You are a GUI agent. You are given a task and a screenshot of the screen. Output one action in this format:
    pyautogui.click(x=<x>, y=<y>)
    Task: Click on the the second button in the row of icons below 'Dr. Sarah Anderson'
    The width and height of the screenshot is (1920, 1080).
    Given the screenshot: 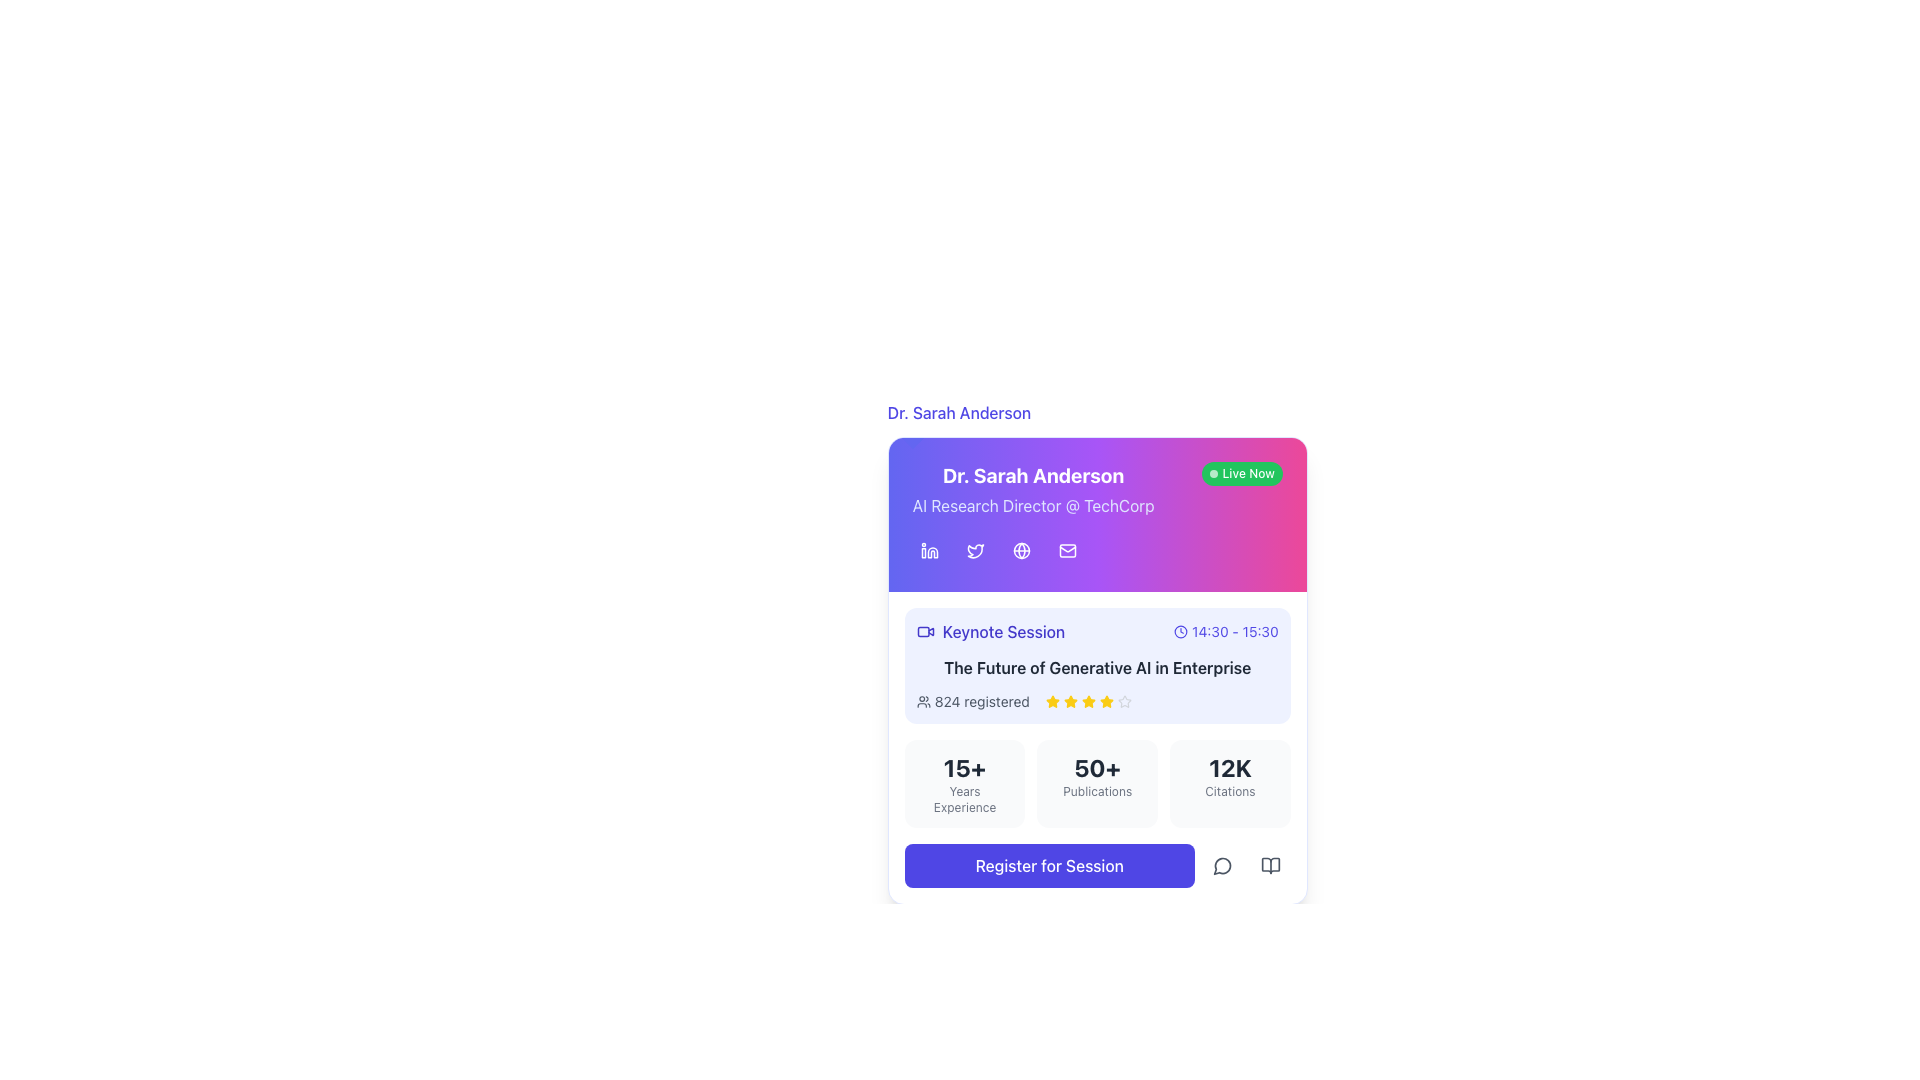 What is the action you would take?
    pyautogui.click(x=975, y=551)
    